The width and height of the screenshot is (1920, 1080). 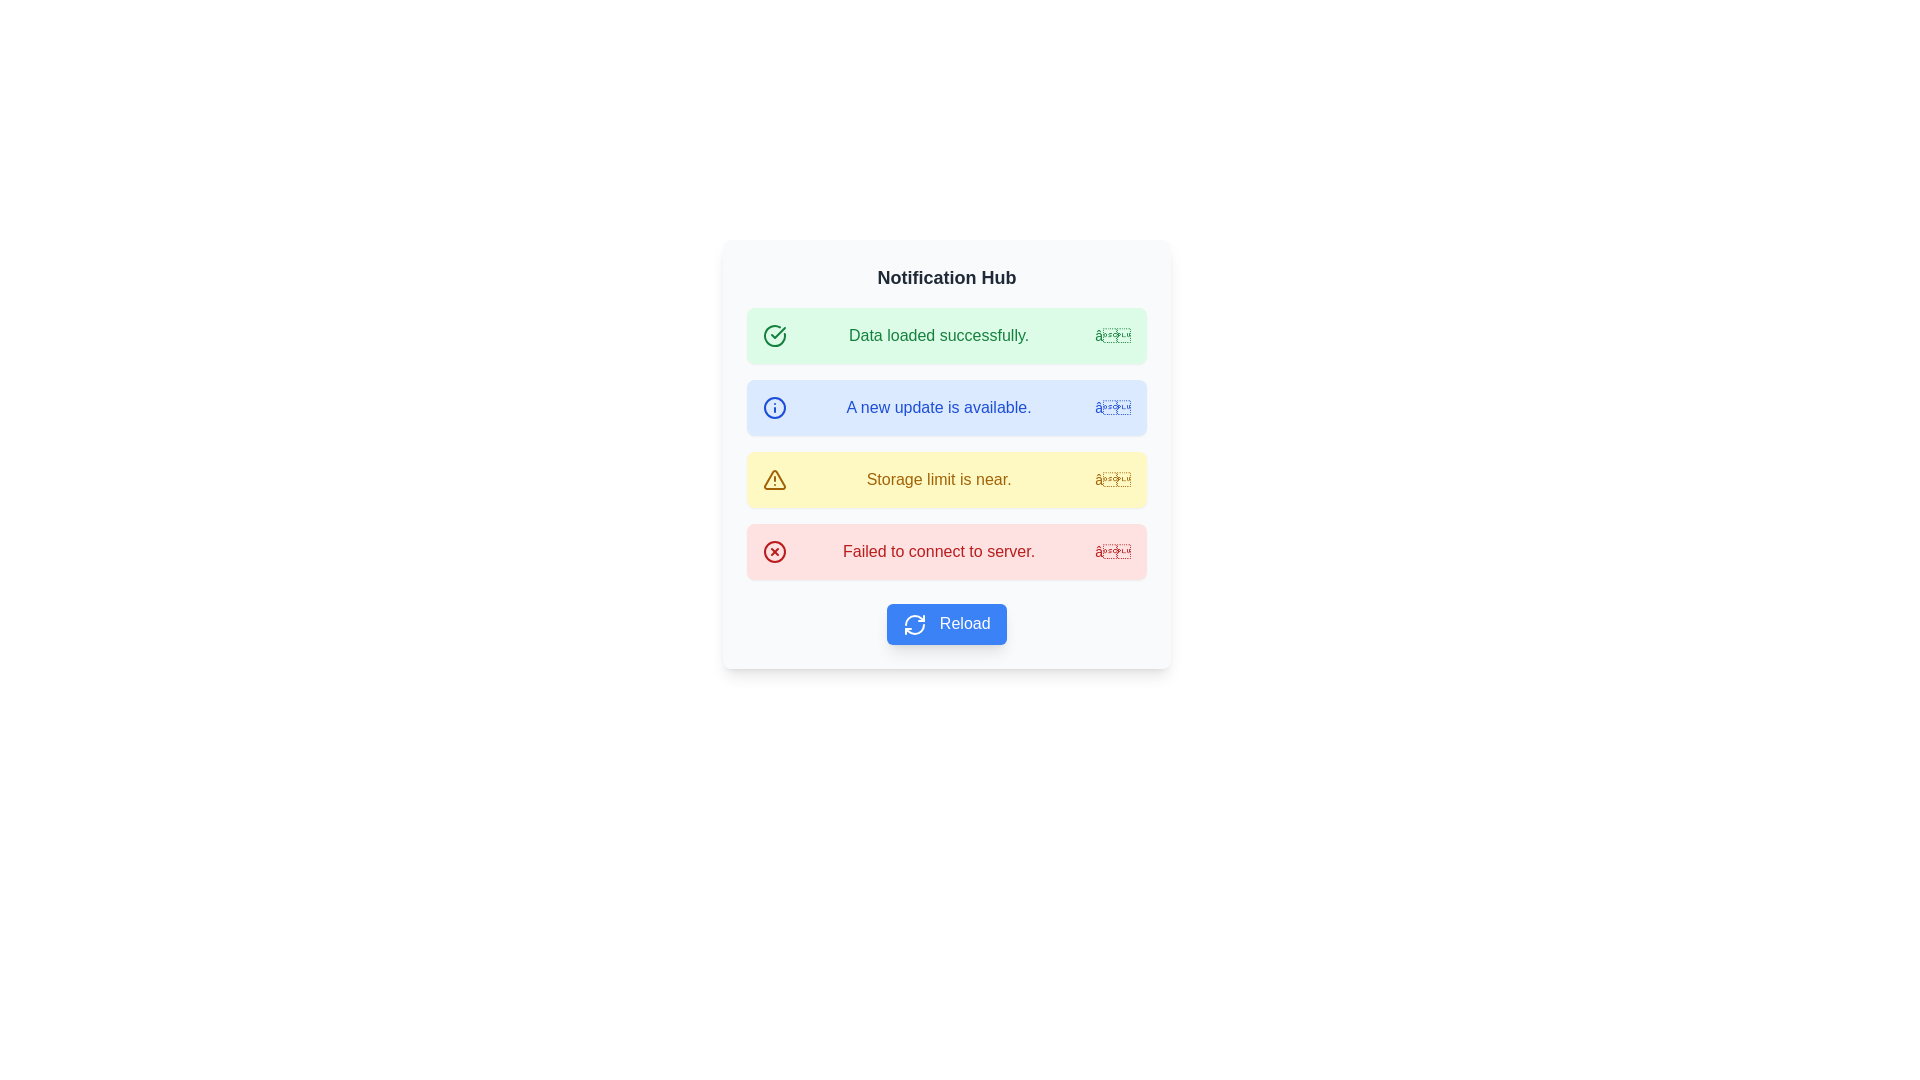 I want to click on the warning indicator icon in the notification section that signifies 'Storage limit is near.', so click(x=773, y=479).